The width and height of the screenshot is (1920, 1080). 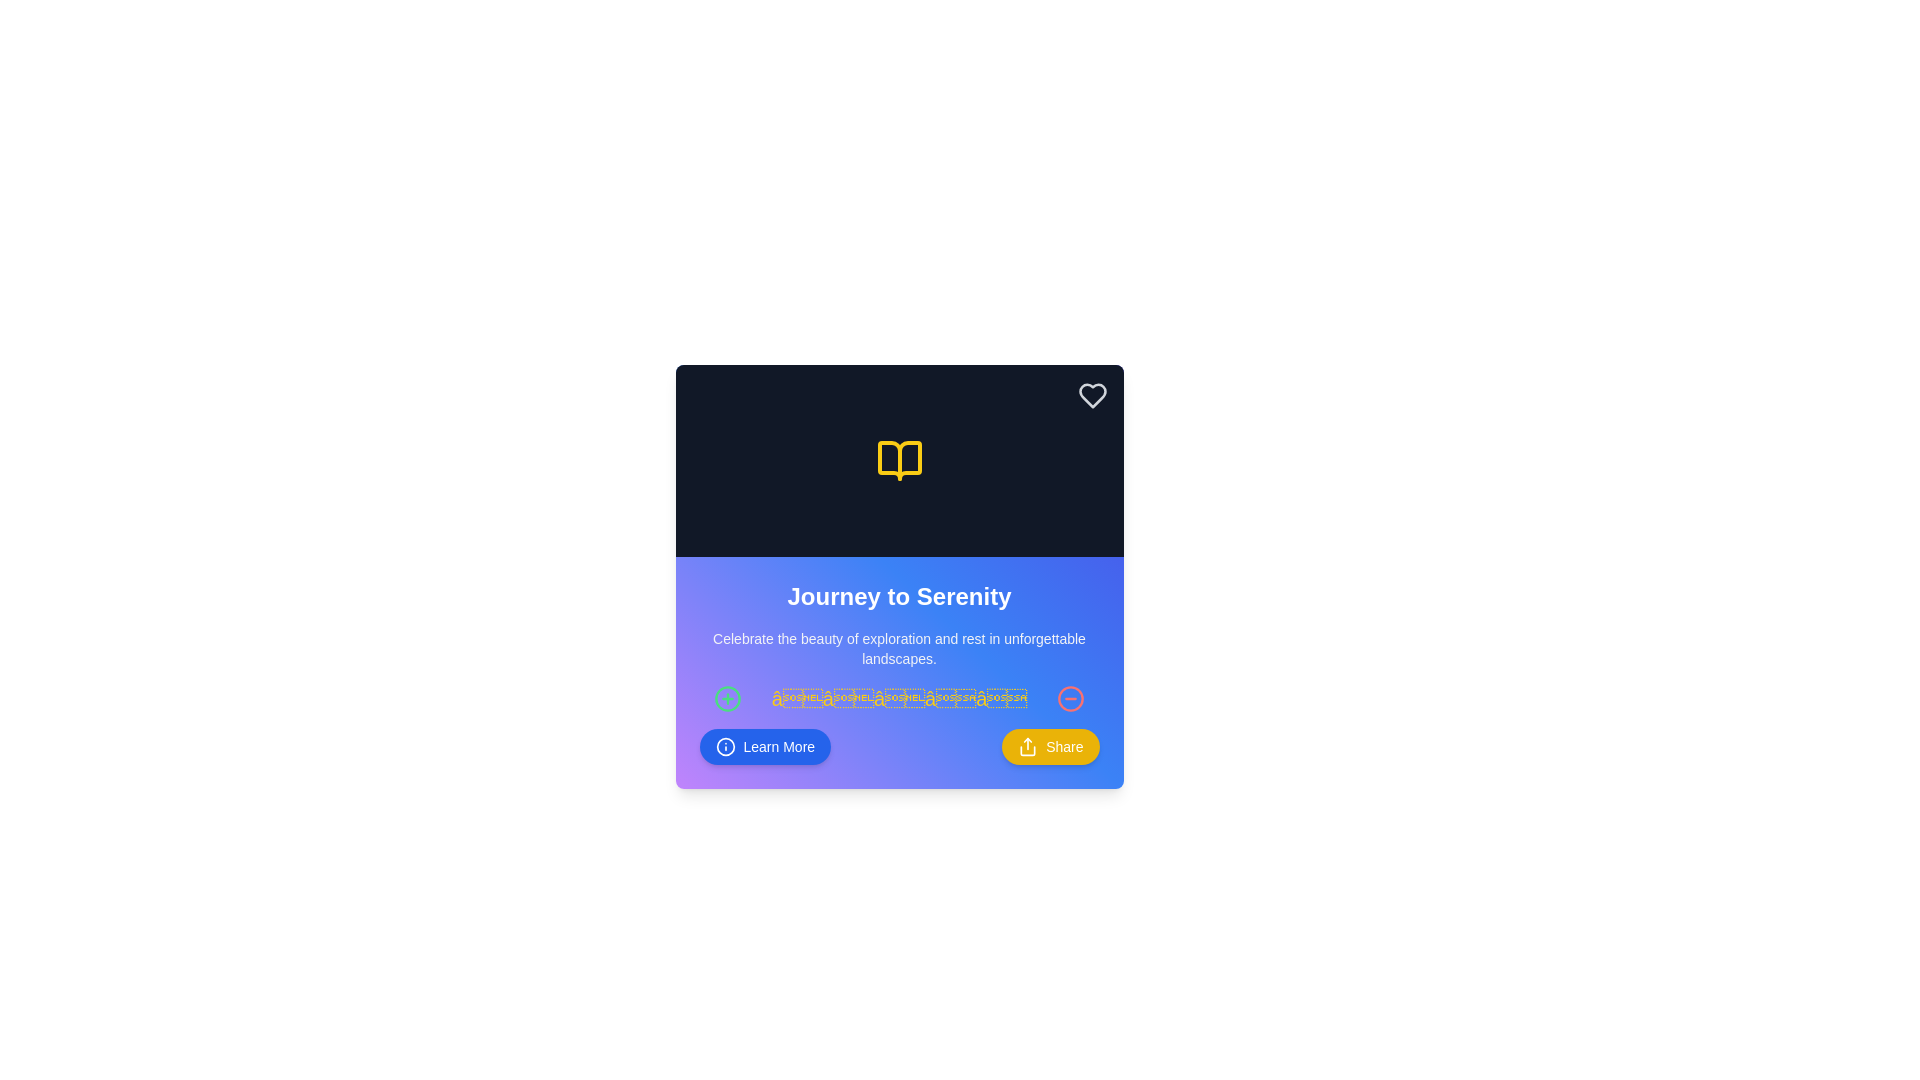 I want to click on the 'Share' text label located at the right end of the yellow share button, which also features a share icon on the left, so click(x=1063, y=747).